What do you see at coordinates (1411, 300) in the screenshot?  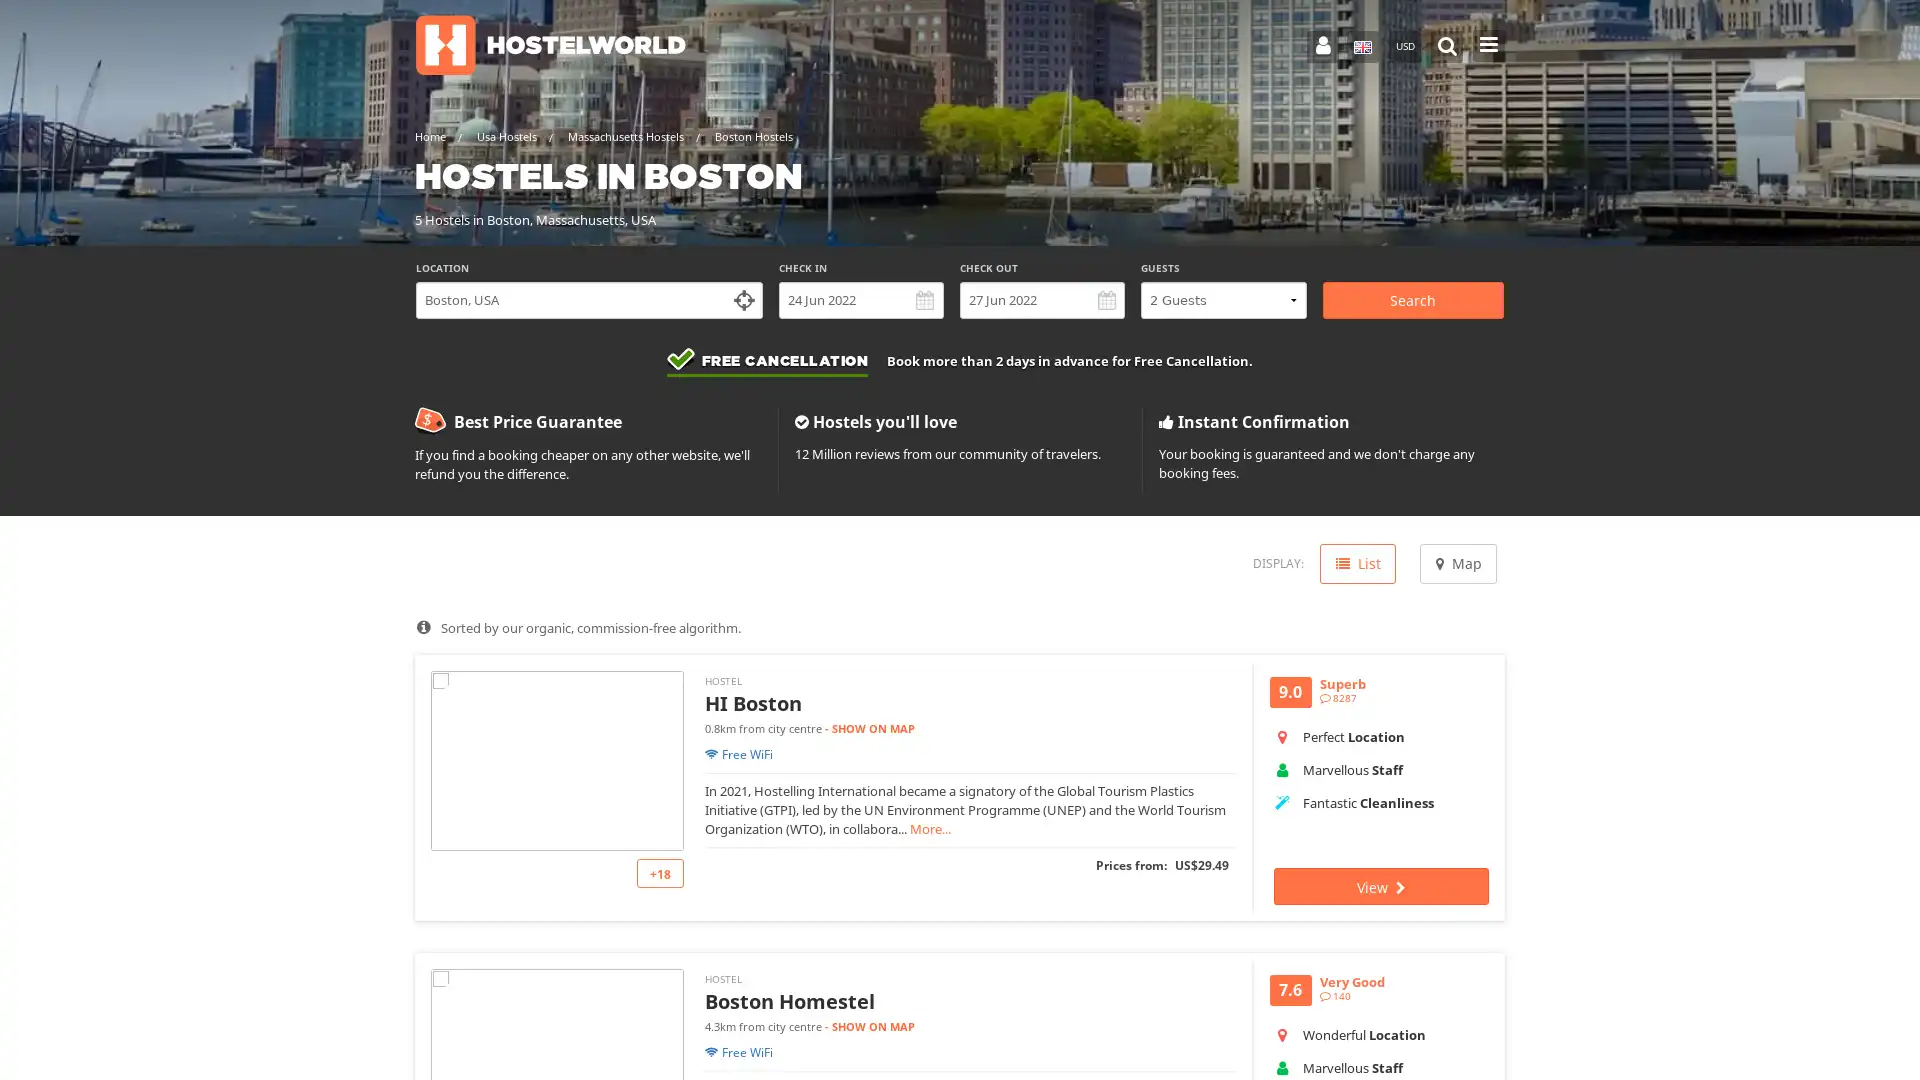 I see `Search` at bounding box center [1411, 300].